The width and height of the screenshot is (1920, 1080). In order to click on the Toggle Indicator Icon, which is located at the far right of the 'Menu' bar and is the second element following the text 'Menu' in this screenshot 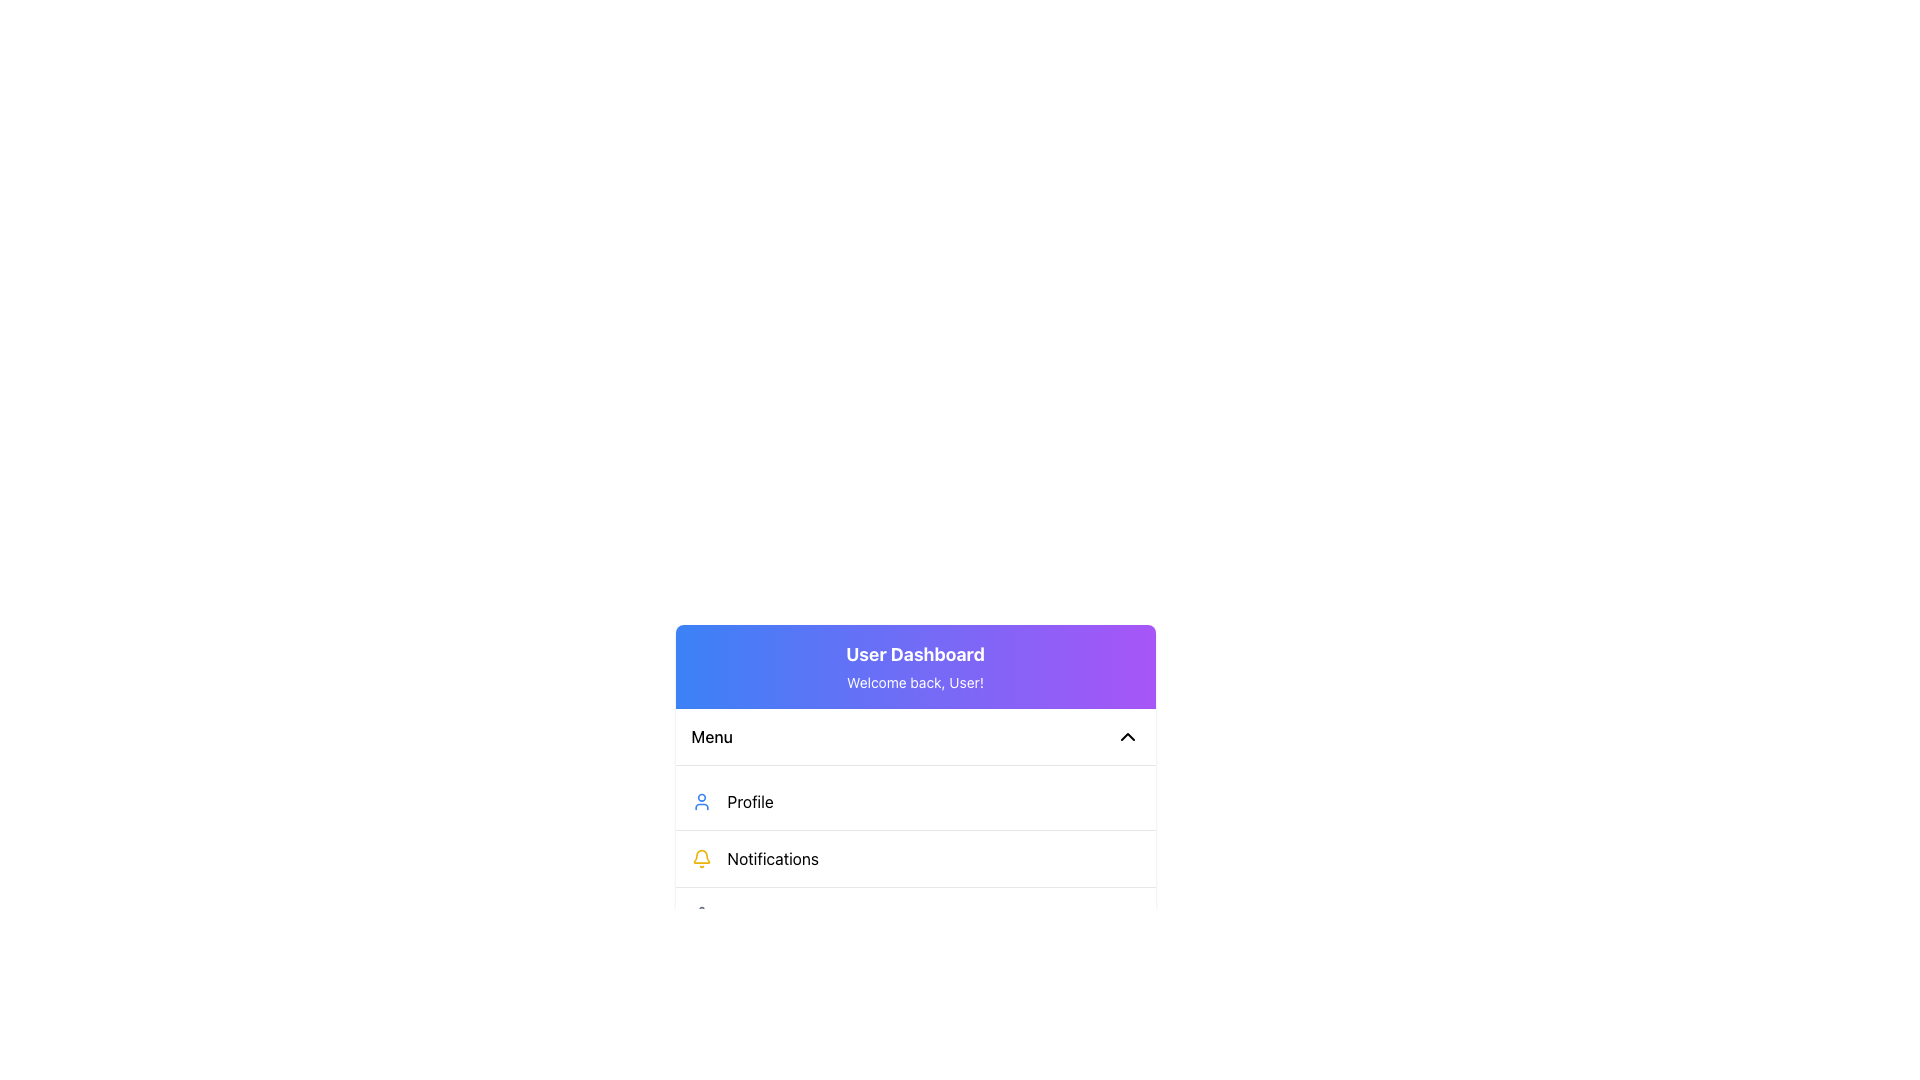, I will do `click(1127, 736)`.